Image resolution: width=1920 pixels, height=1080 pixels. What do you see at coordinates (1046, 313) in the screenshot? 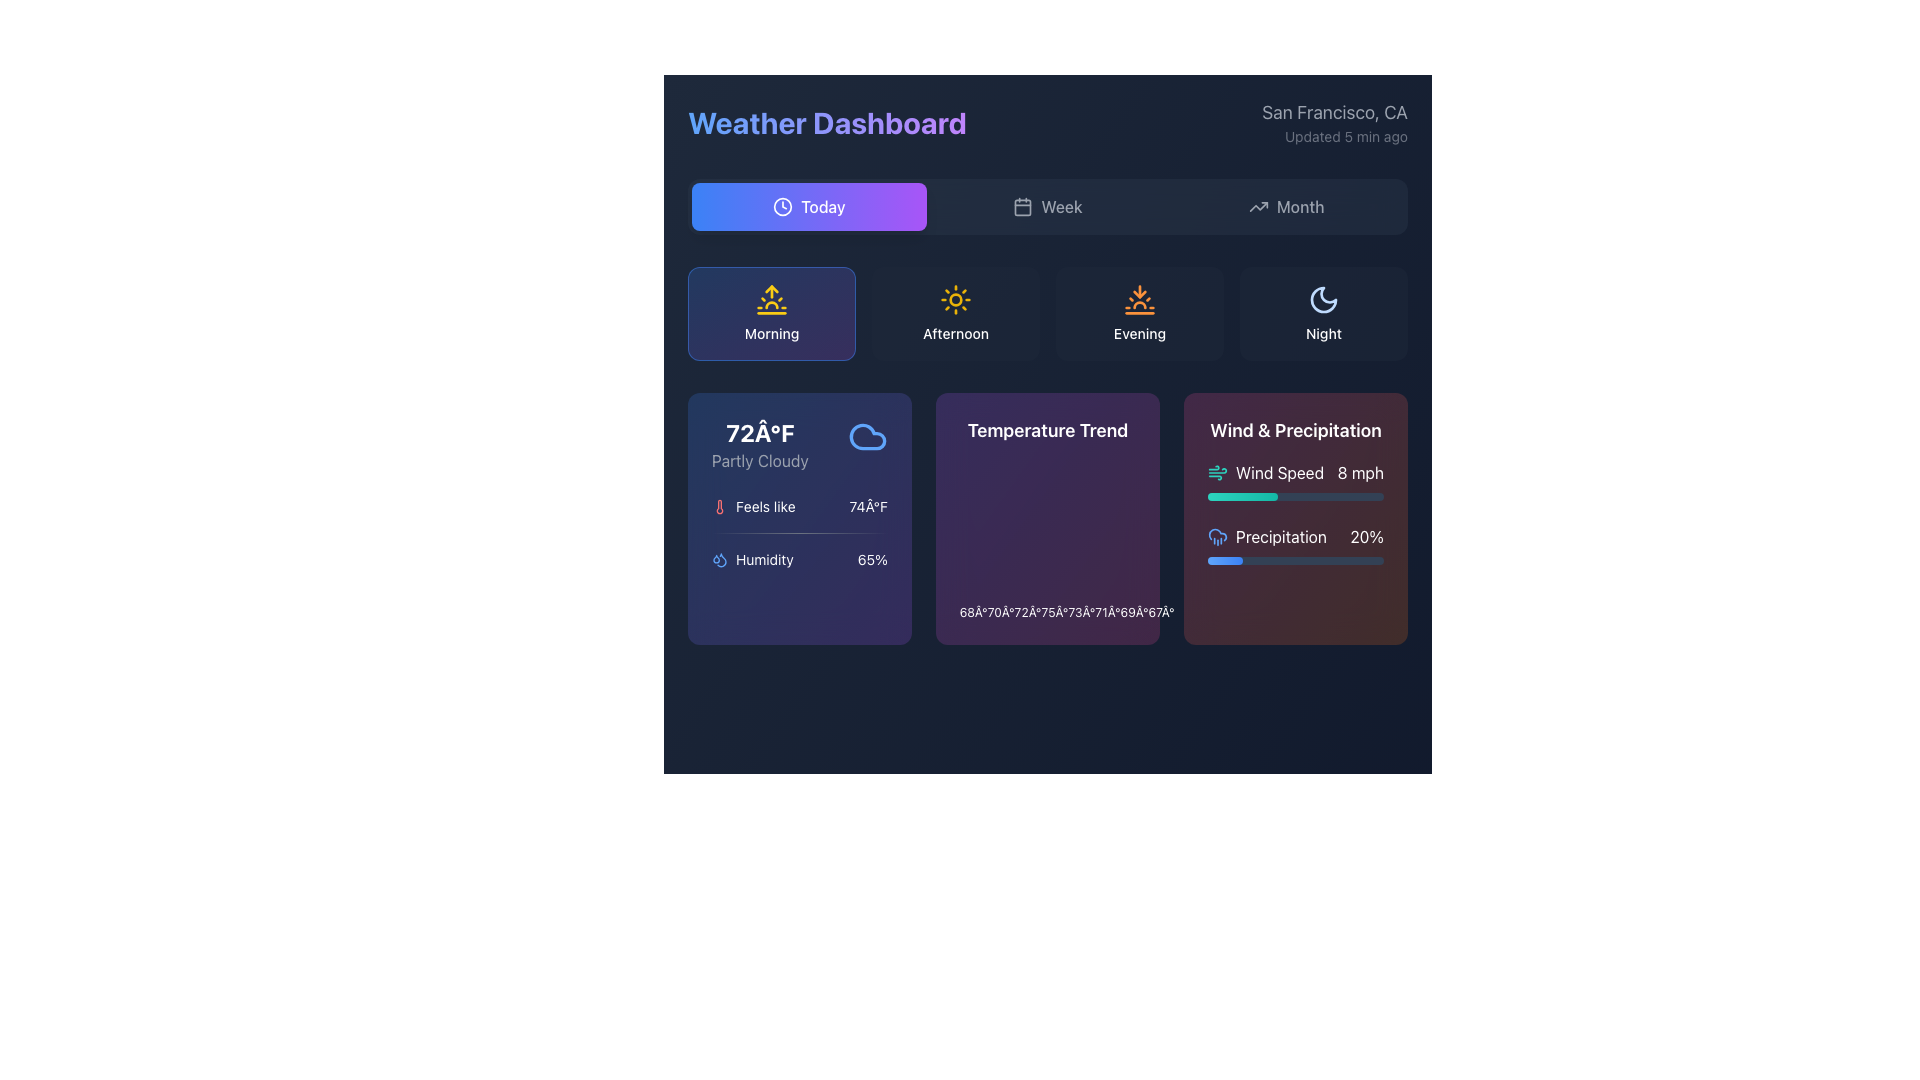
I see `the 'Evening' tab in the weather dashboard` at bounding box center [1046, 313].